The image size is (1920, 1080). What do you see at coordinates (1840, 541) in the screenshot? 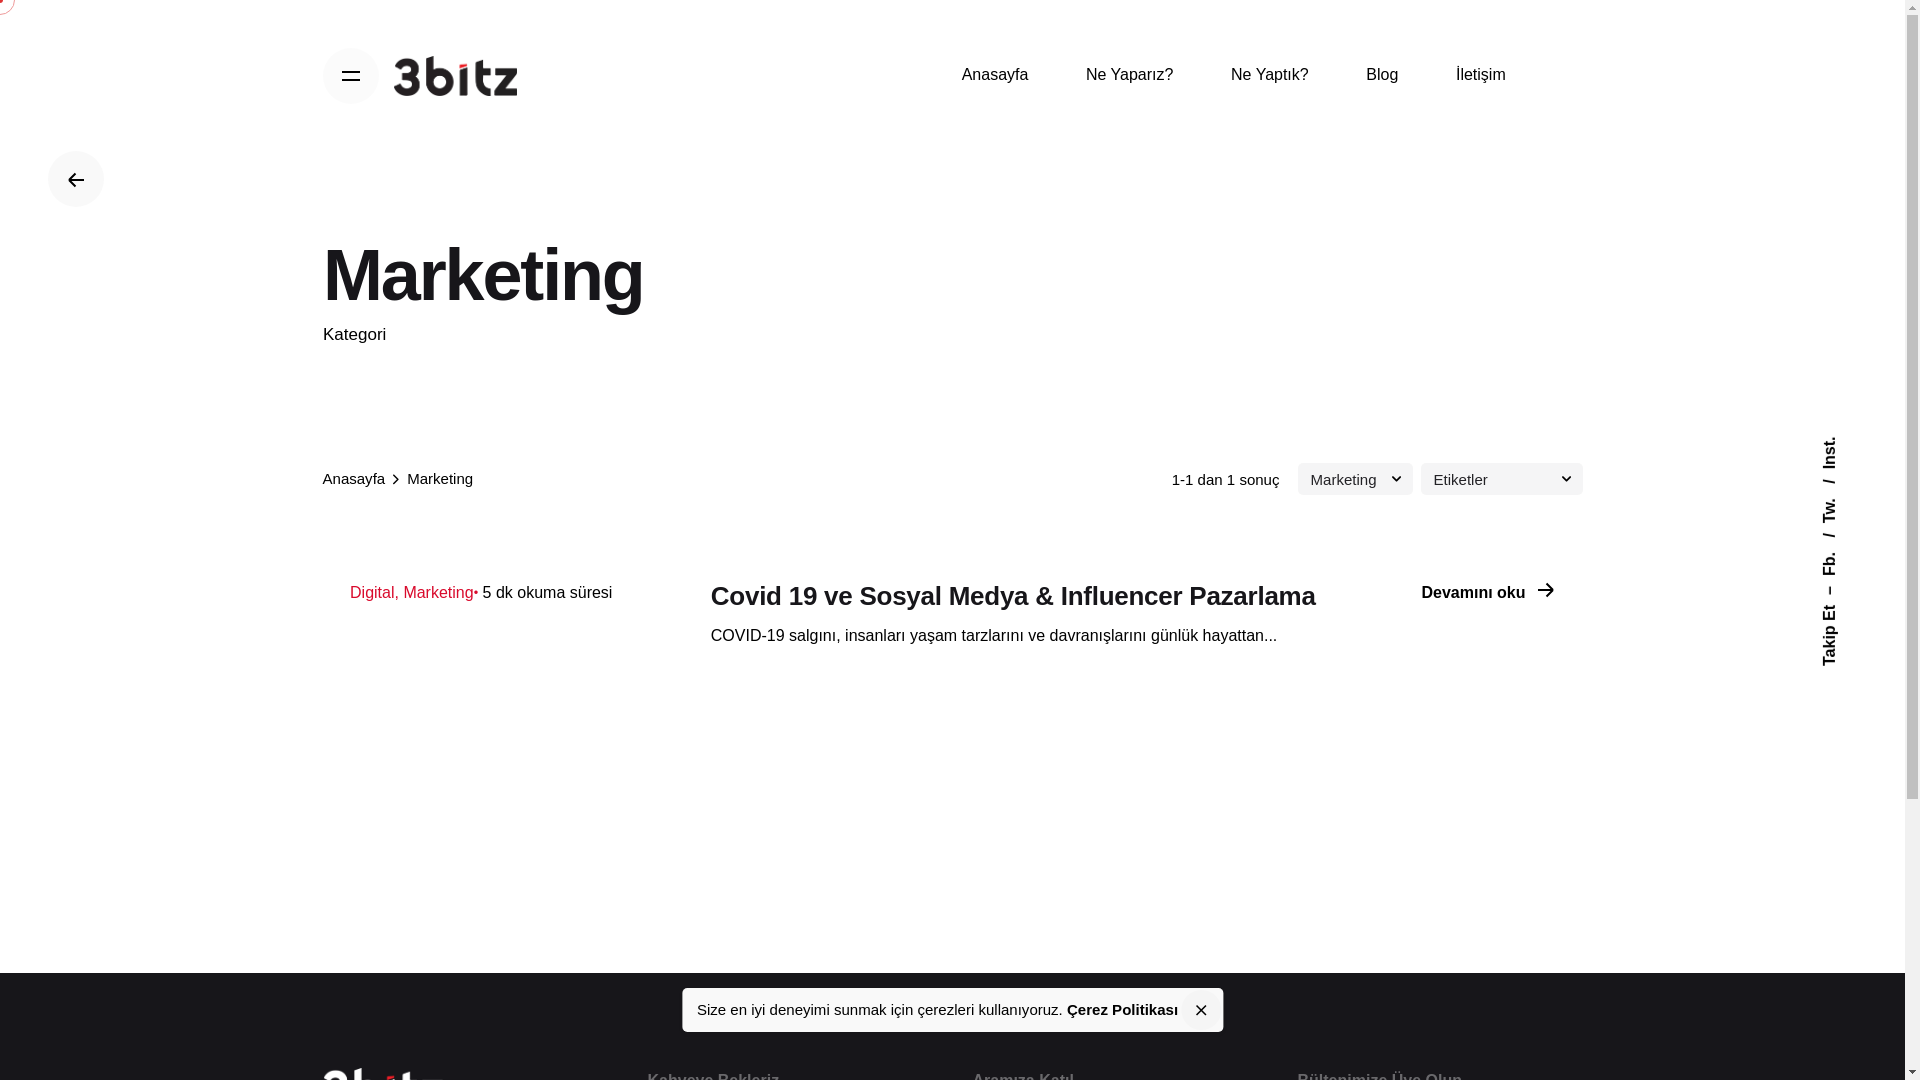
I see `'Fb.'` at bounding box center [1840, 541].